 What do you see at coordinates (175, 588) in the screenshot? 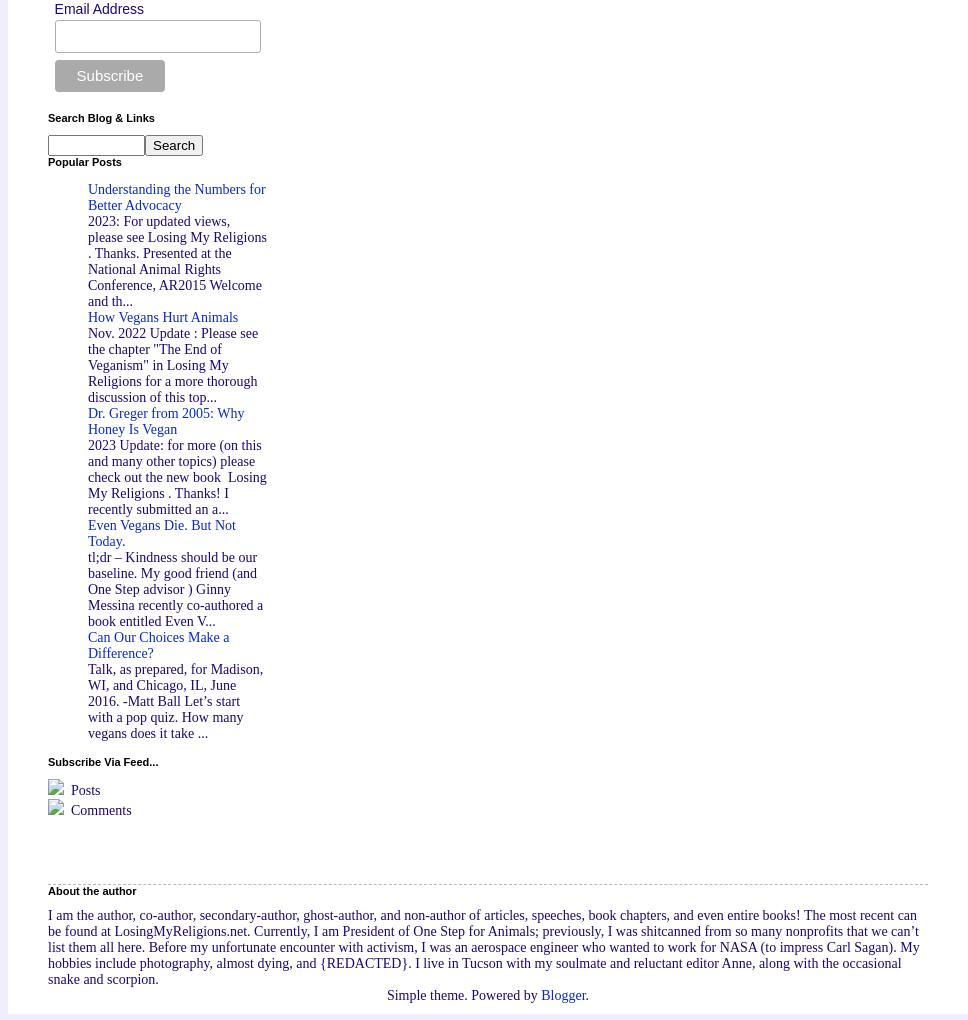
I see `'tl;dr – Kindness should be our baseline.    My good friend (and One Step advisor ) Ginny Messina recently co-authored a book entitled Even V...'` at bounding box center [175, 588].